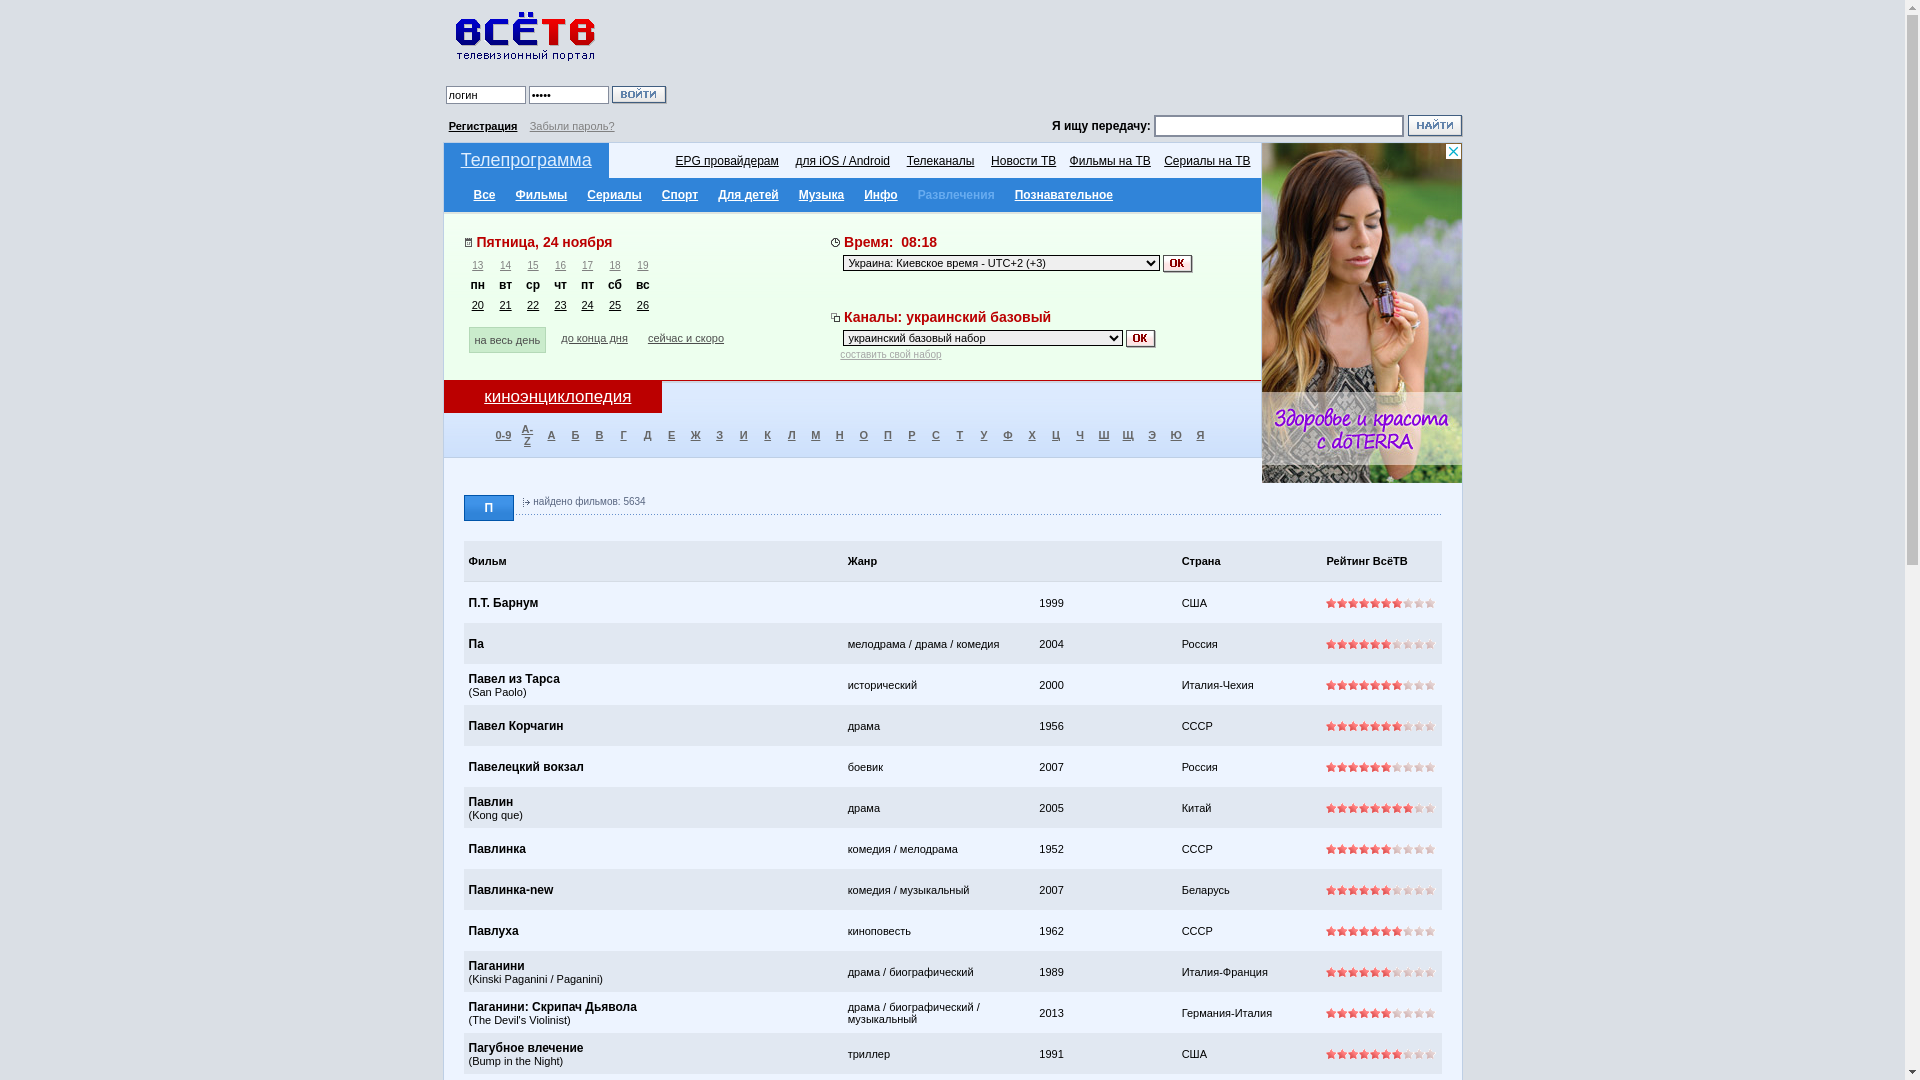  I want to click on '13', so click(470, 264).